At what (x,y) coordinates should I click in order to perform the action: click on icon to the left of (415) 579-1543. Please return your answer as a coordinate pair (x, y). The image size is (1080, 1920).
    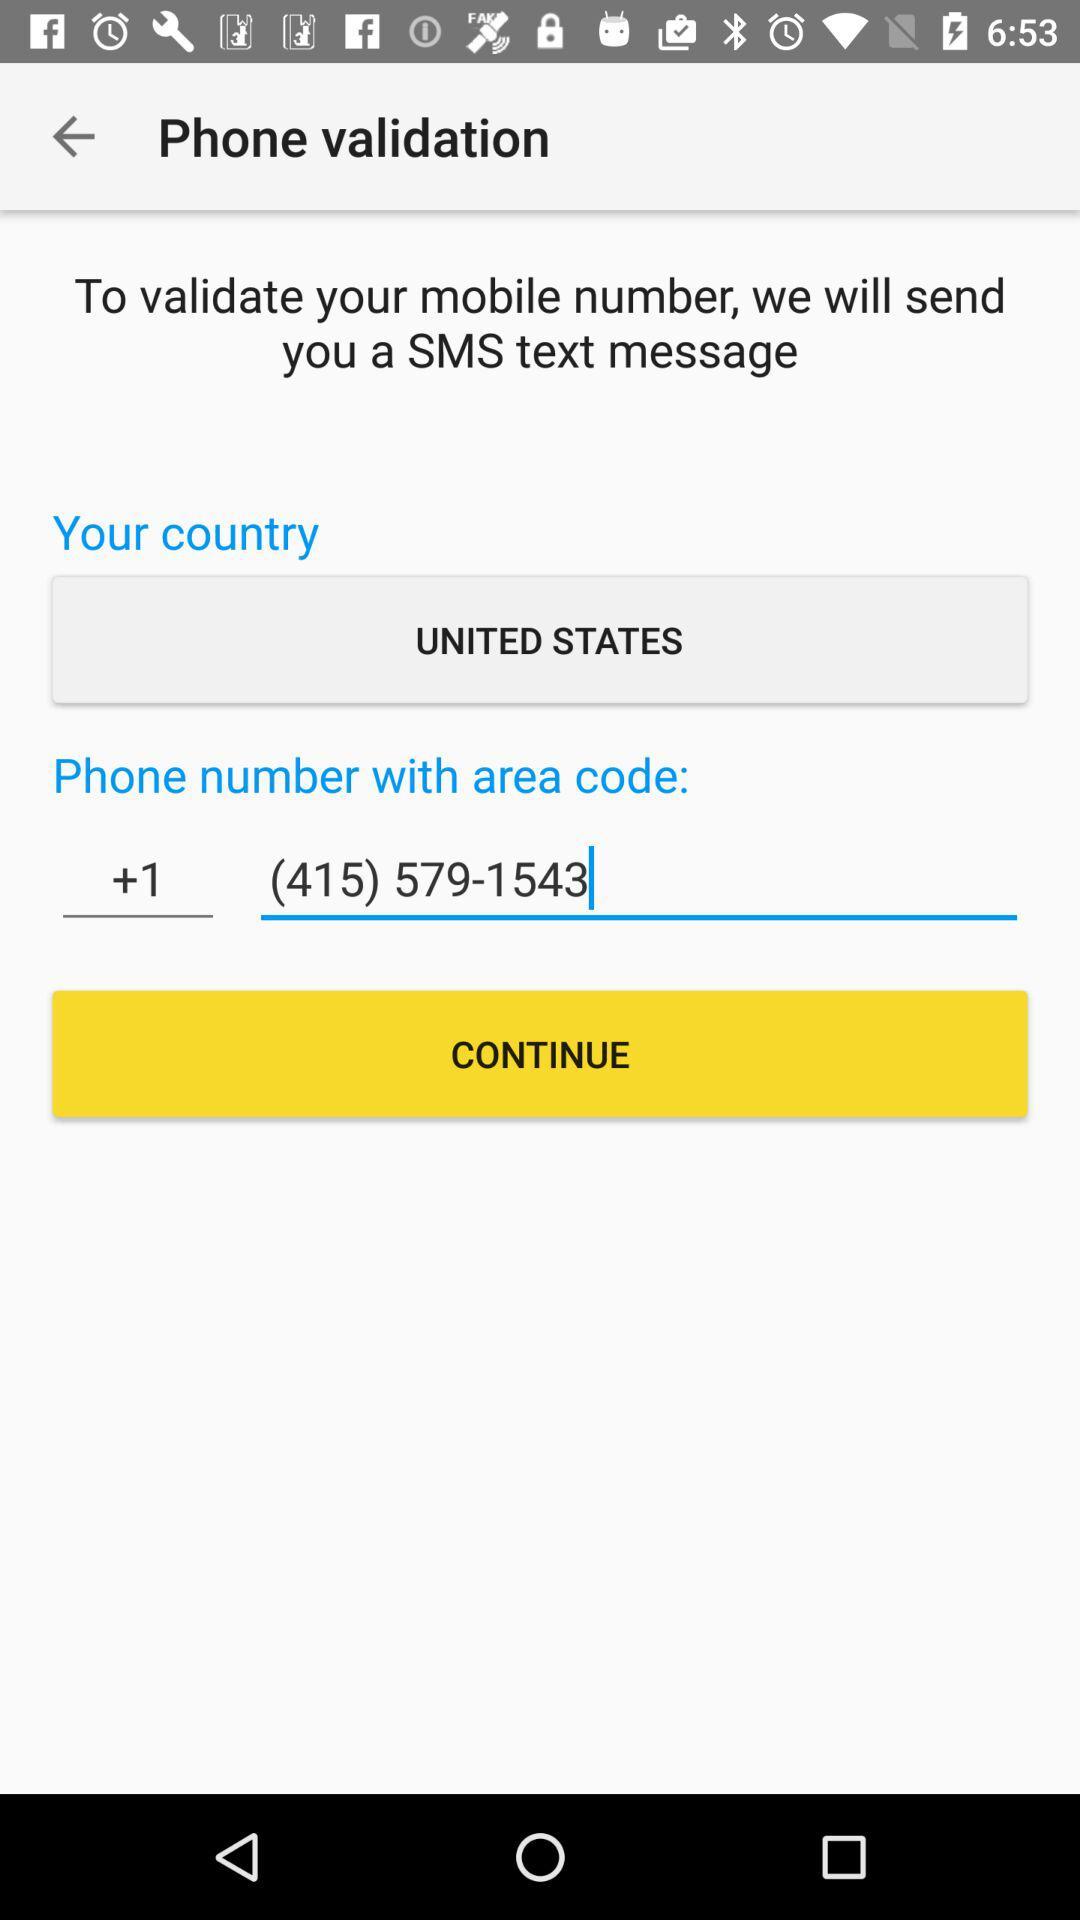
    Looking at the image, I should click on (137, 878).